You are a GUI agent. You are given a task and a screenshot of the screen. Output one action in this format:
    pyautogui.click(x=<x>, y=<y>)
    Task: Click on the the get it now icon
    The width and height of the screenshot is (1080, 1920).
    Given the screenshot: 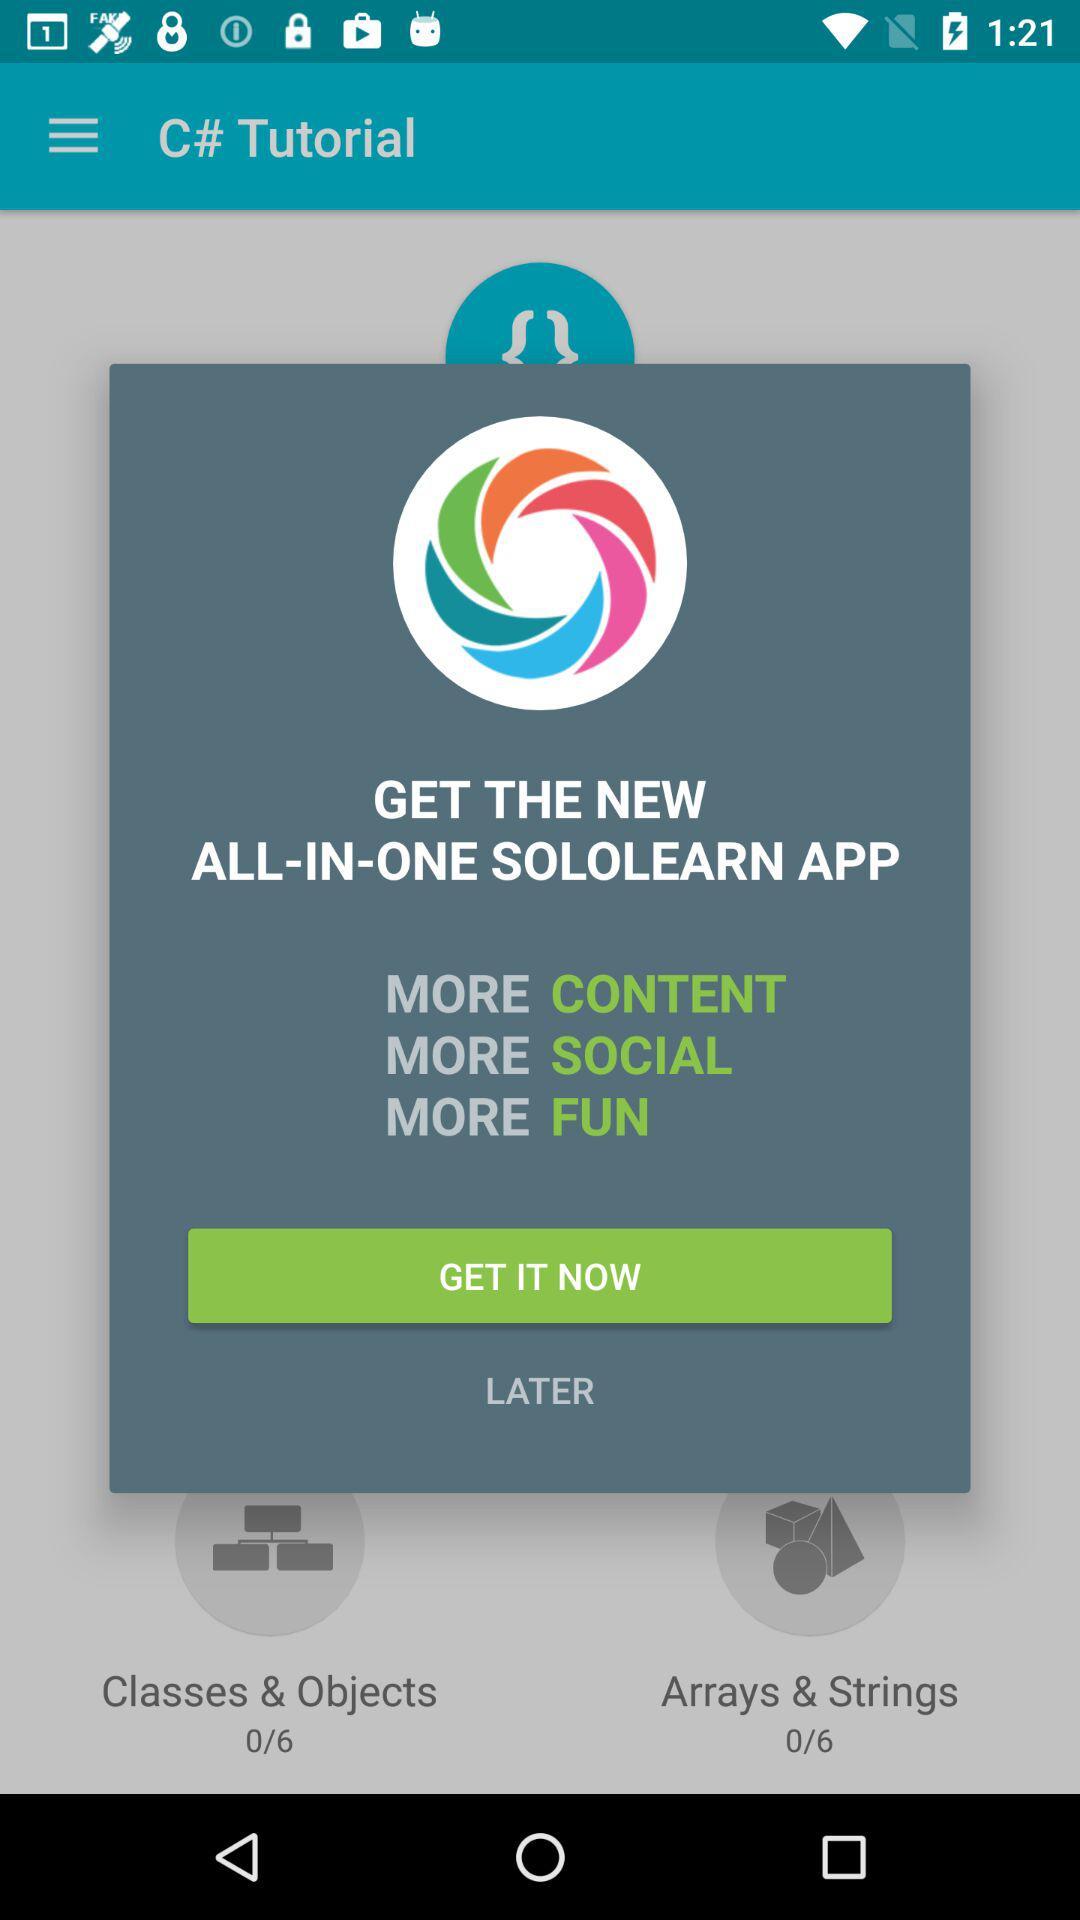 What is the action you would take?
    pyautogui.click(x=540, y=1274)
    